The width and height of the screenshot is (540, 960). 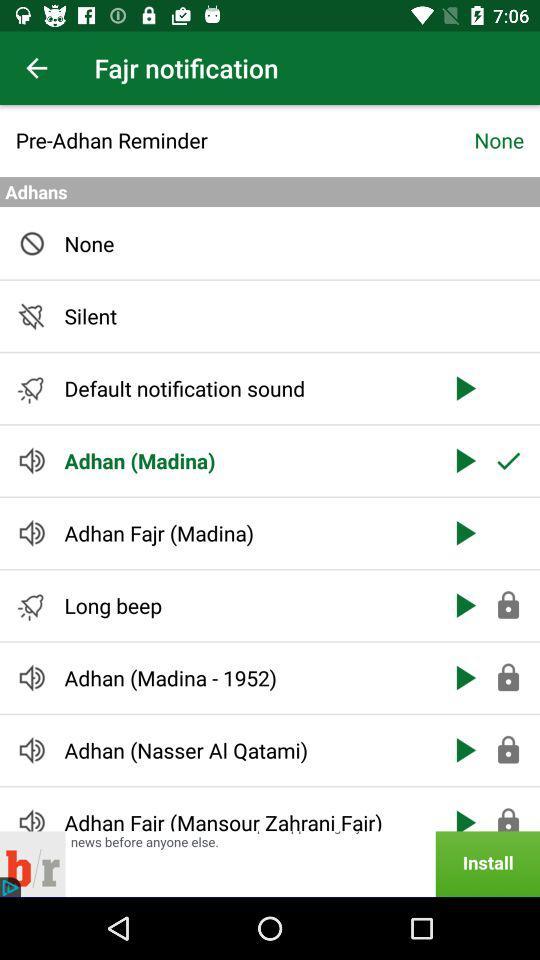 What do you see at coordinates (245, 139) in the screenshot?
I see `the item to the left of the none icon` at bounding box center [245, 139].